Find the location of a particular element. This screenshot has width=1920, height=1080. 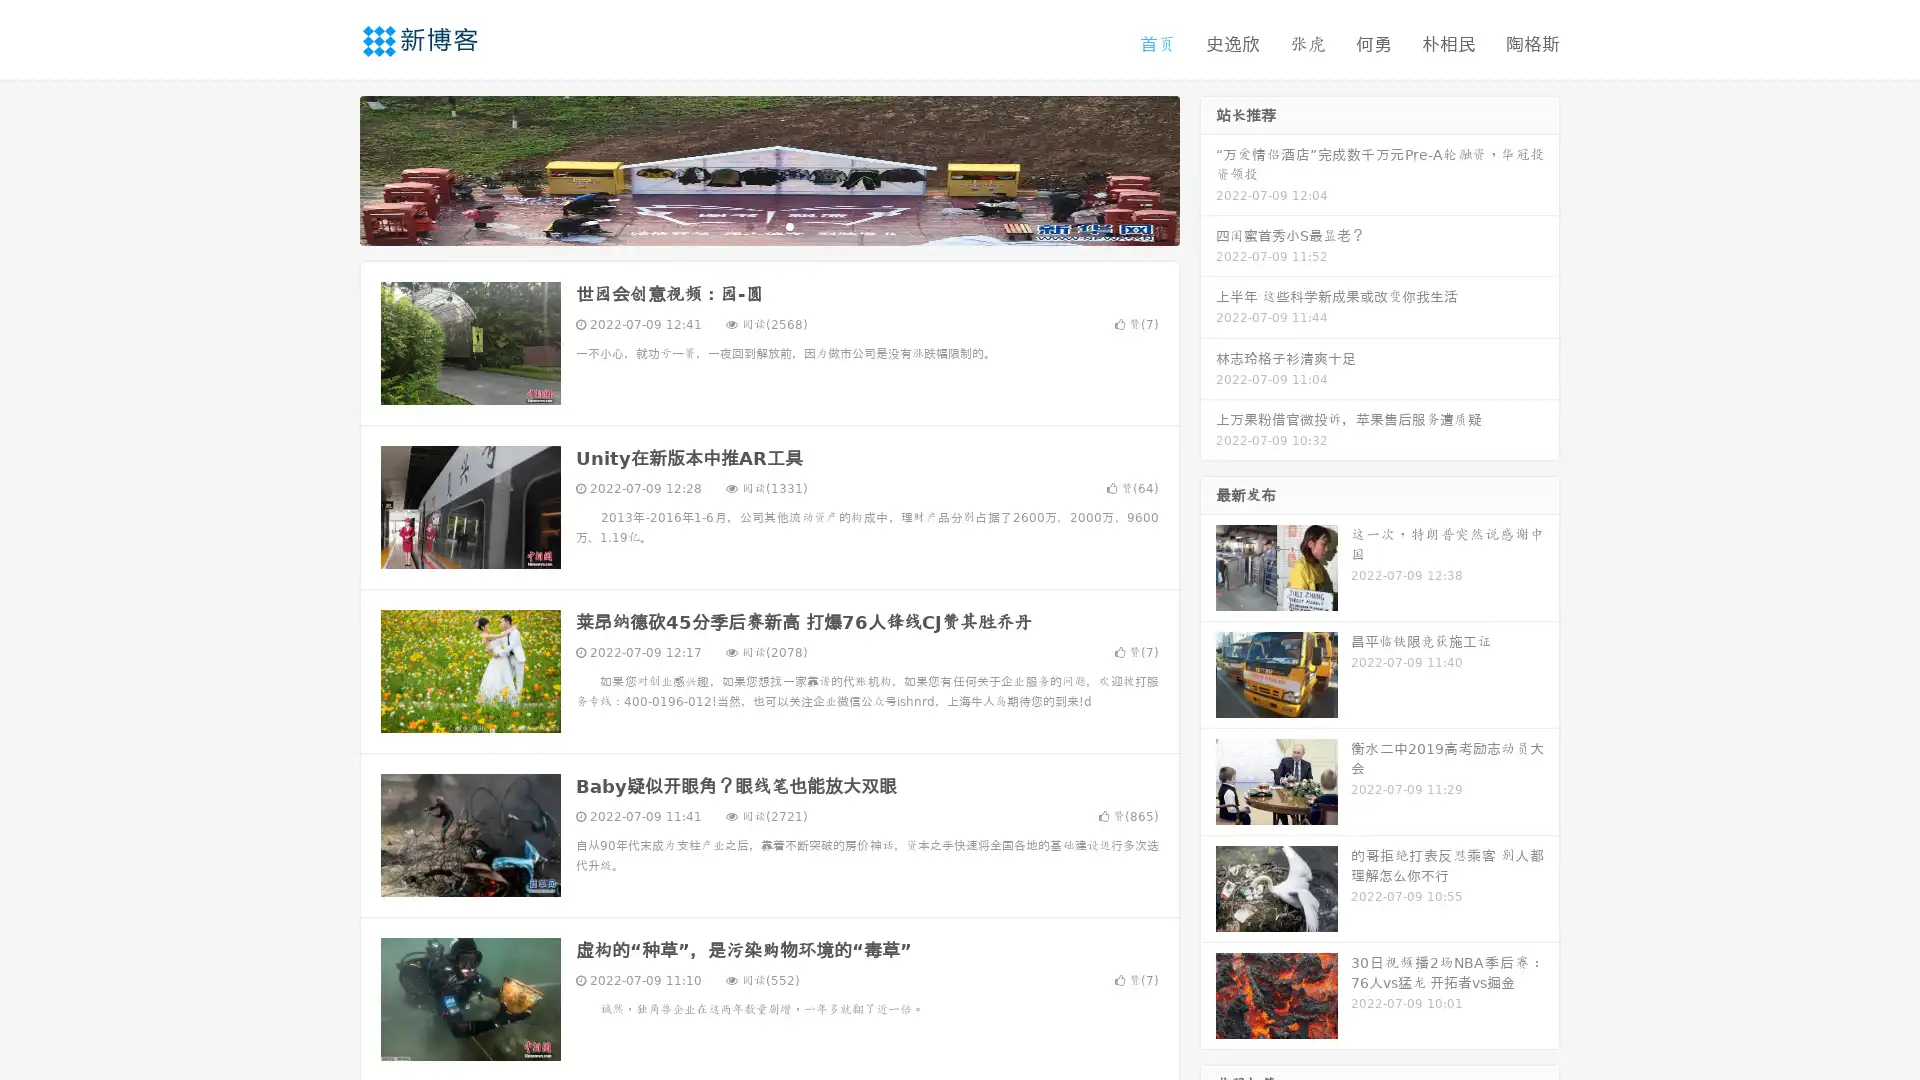

Next slide is located at coordinates (1208, 168).